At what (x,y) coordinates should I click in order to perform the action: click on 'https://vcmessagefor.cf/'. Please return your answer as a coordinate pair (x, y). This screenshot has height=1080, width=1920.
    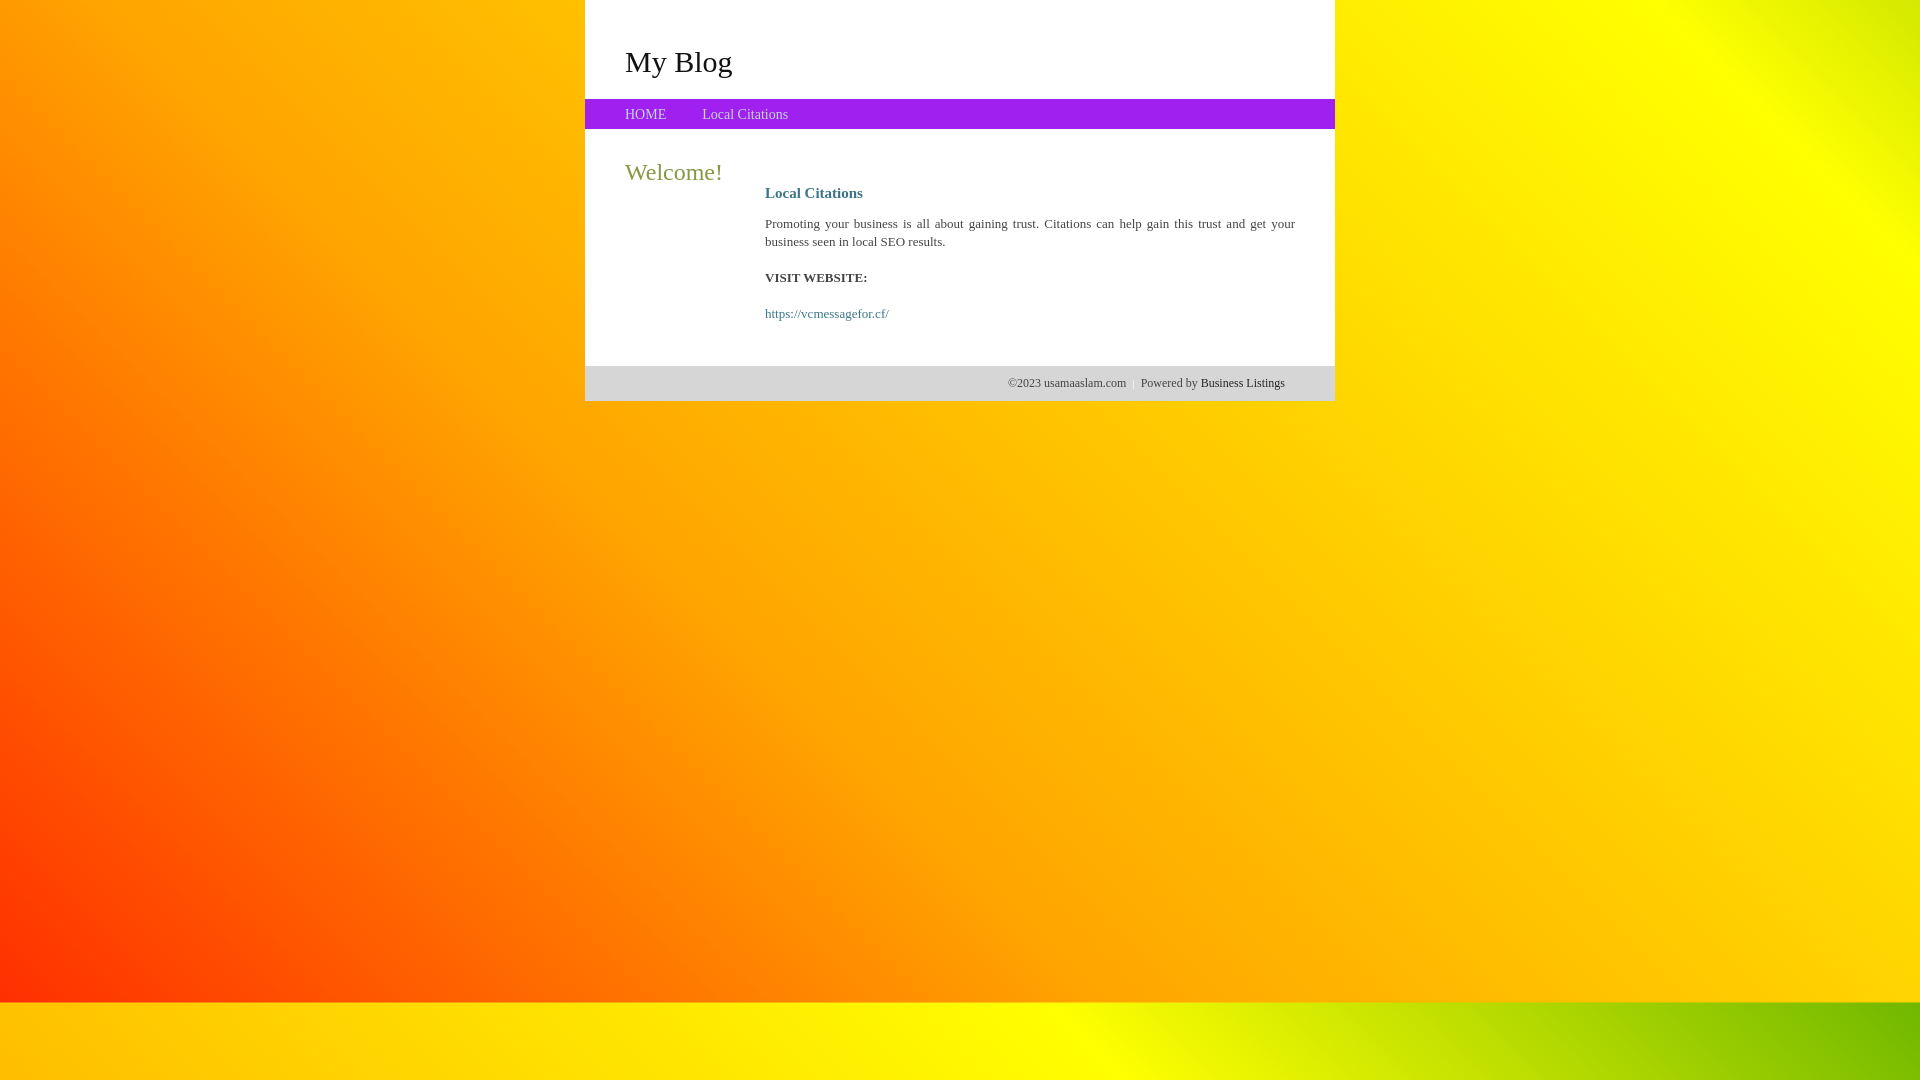
    Looking at the image, I should click on (826, 313).